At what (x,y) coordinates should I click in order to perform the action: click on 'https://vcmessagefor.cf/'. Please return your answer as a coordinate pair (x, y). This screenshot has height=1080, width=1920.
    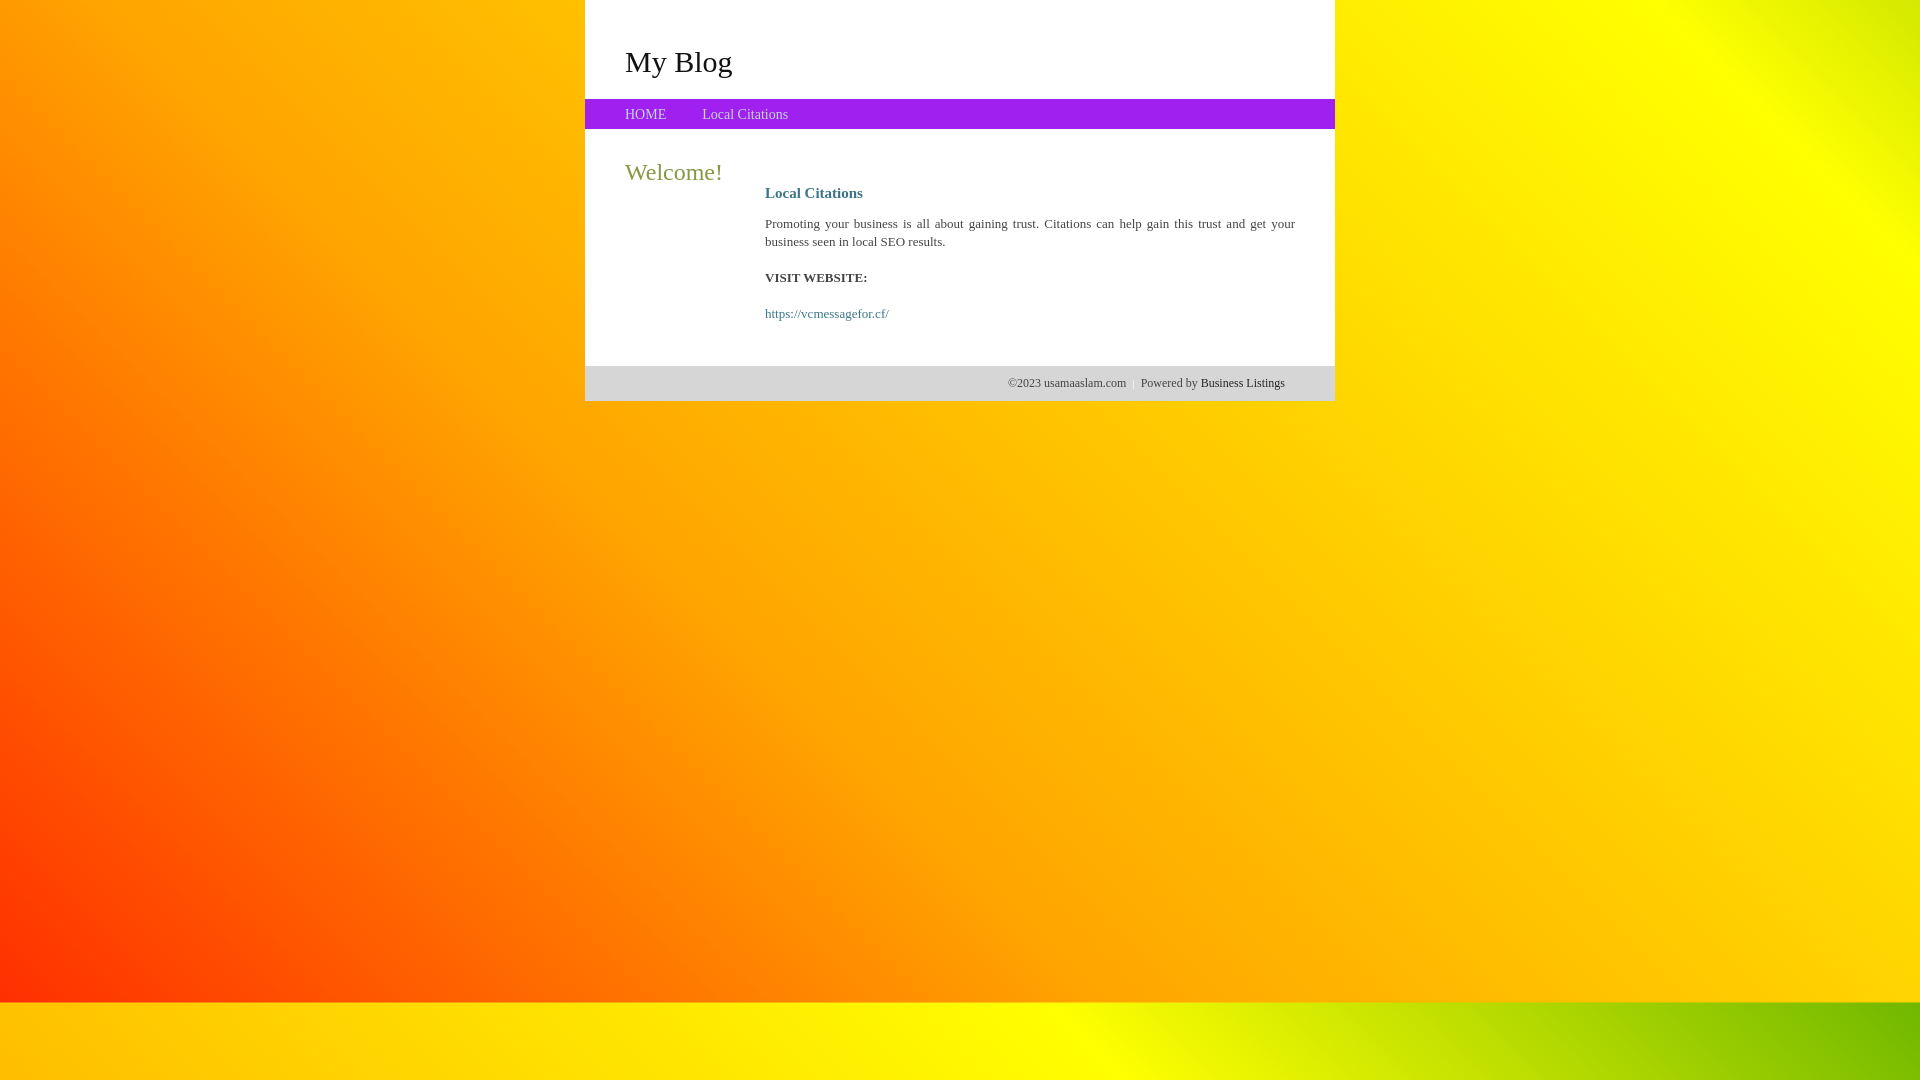
    Looking at the image, I should click on (826, 313).